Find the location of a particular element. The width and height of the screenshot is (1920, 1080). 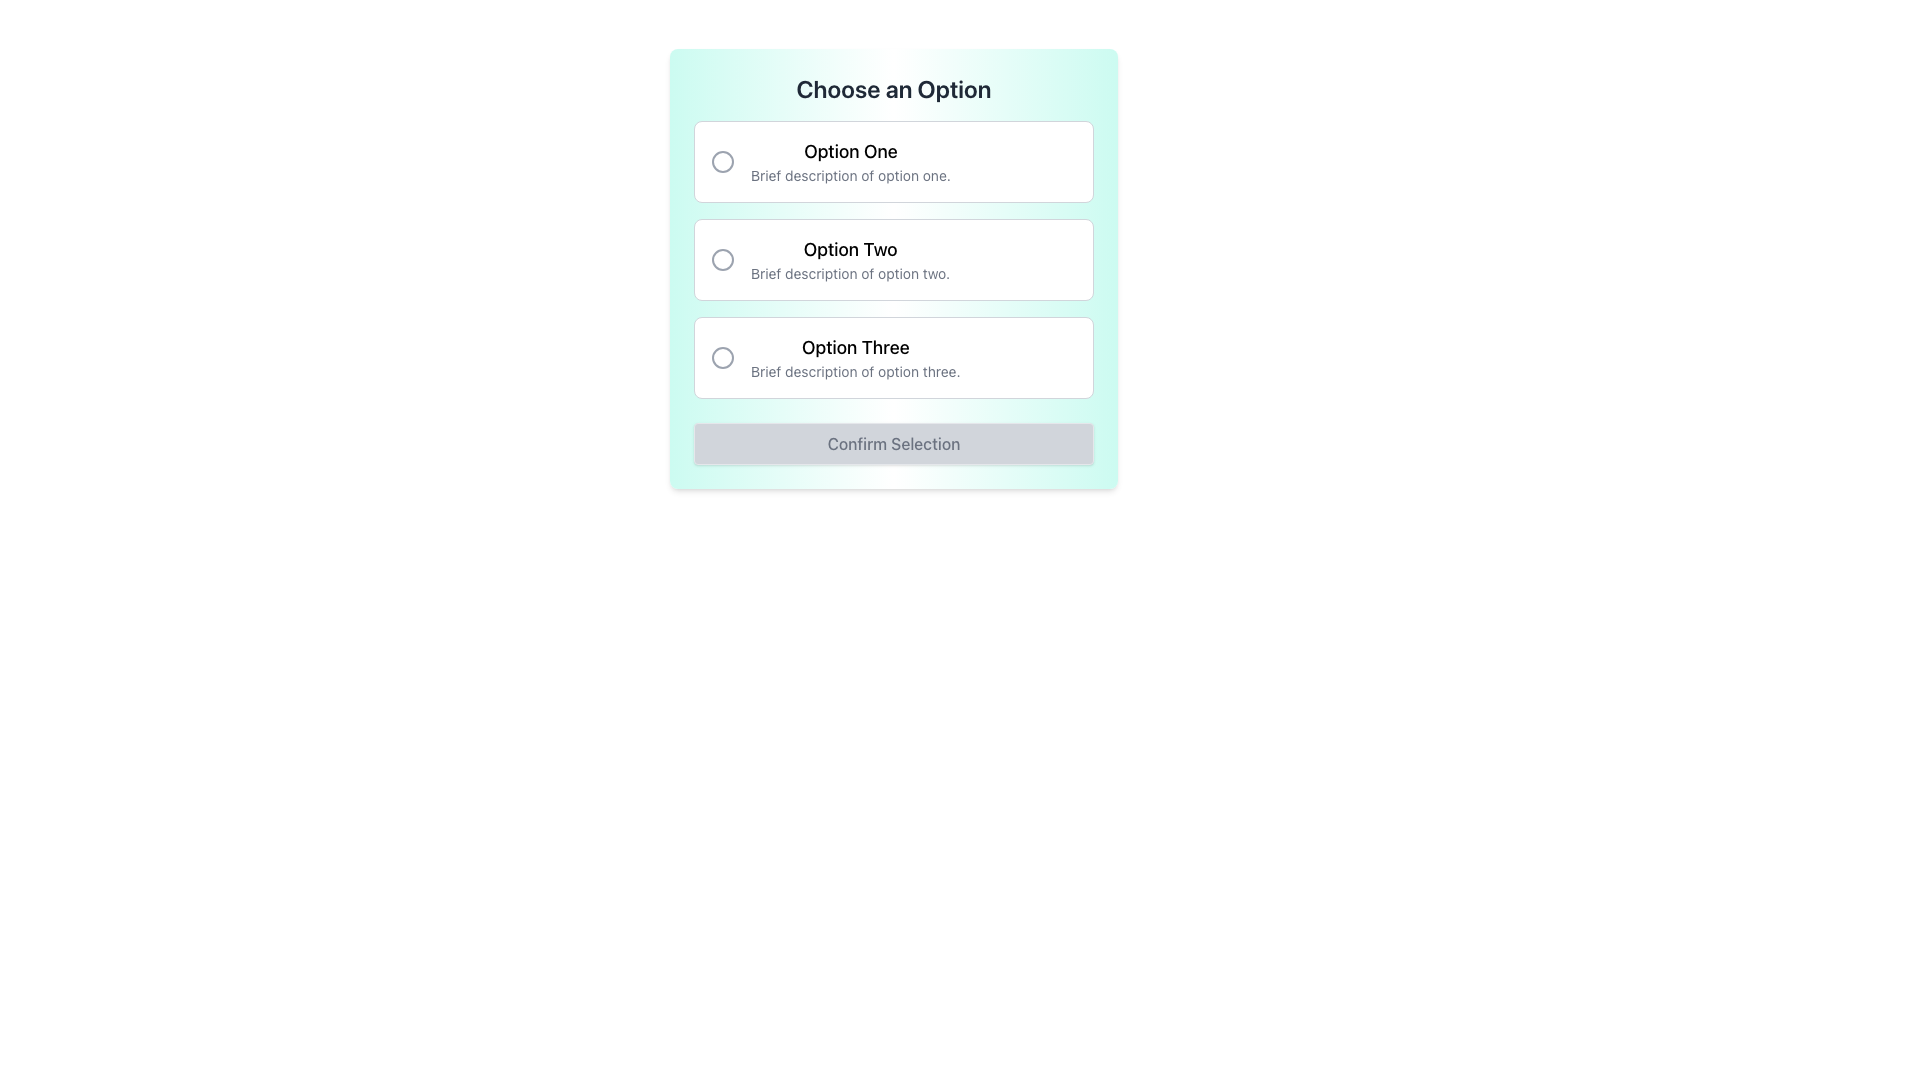

the circular radio button indicator located to the left of the text 'Option One' in the top card is located at coordinates (722, 161).